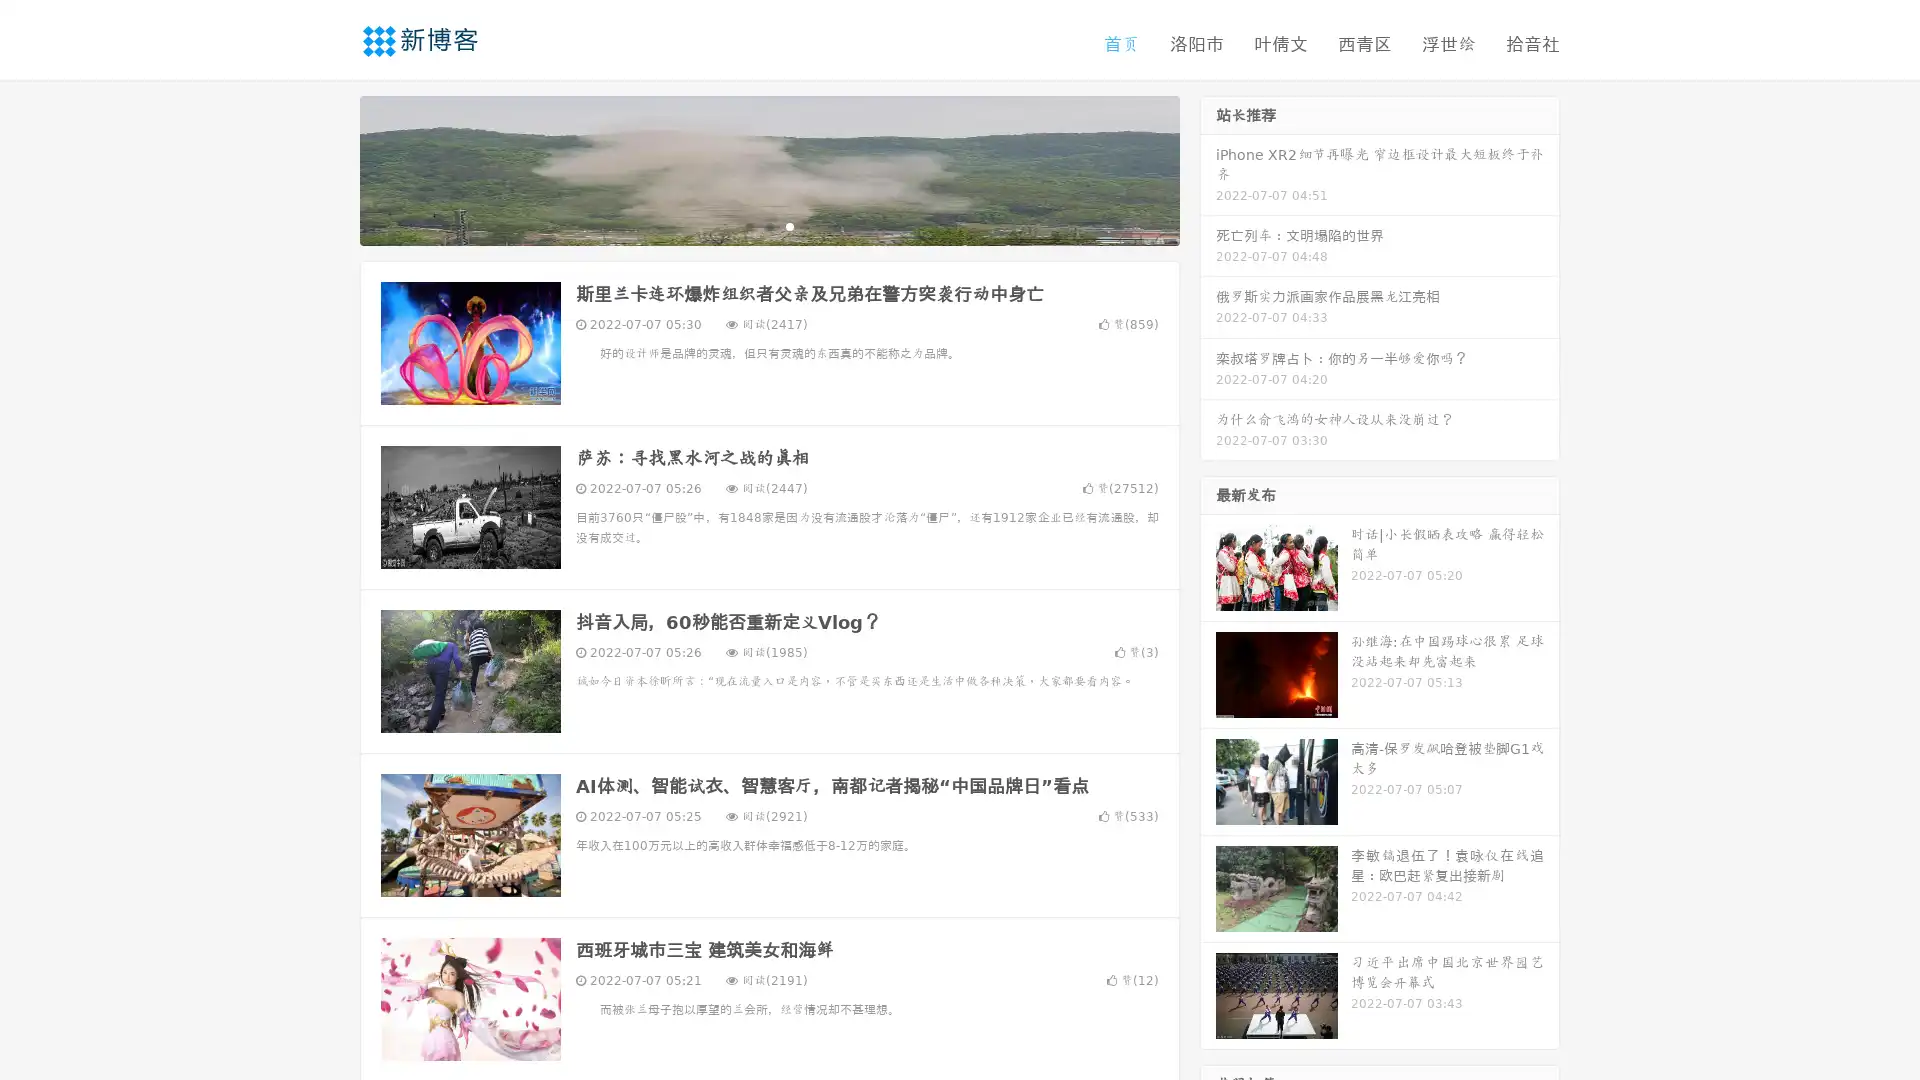  What do you see at coordinates (1208, 168) in the screenshot?
I see `Next slide` at bounding box center [1208, 168].